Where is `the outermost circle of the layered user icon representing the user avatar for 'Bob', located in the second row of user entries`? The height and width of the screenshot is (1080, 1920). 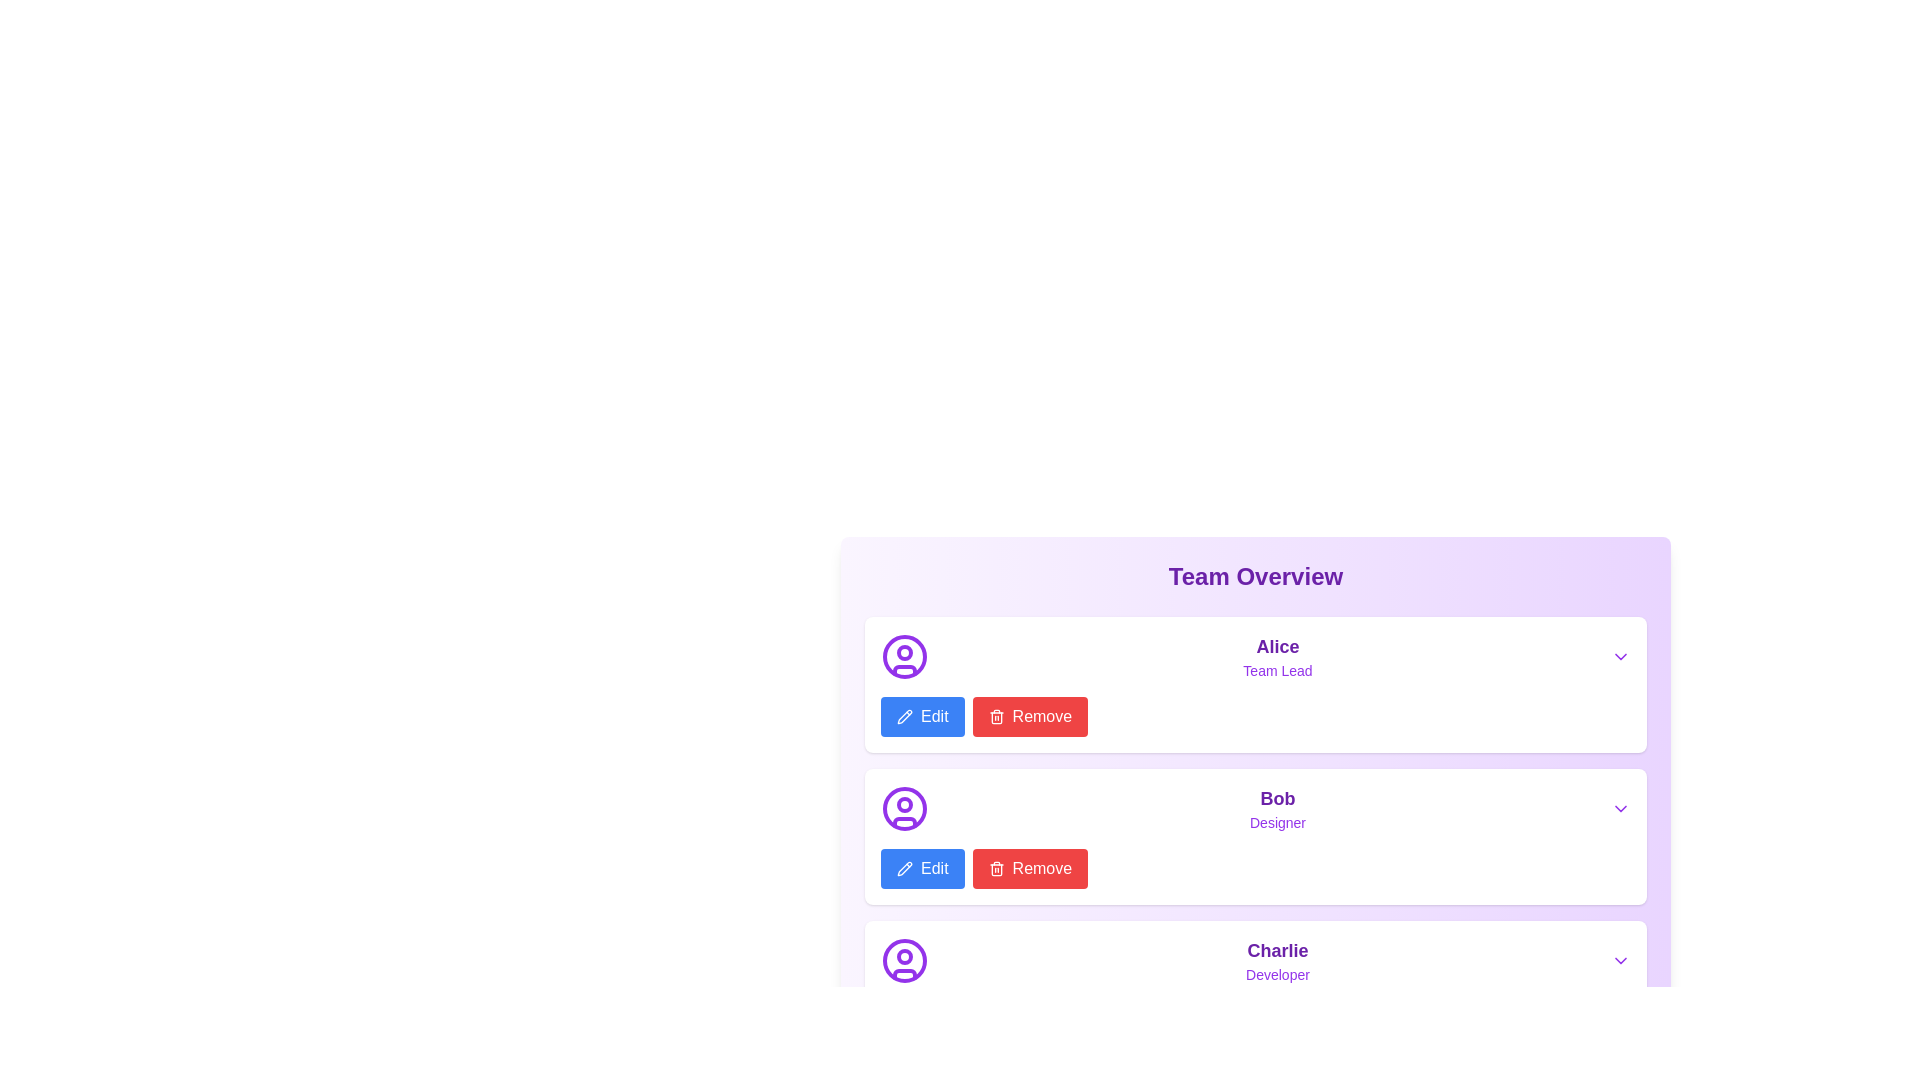
the outermost circle of the layered user icon representing the user avatar for 'Bob', located in the second row of user entries is located at coordinates (904, 808).